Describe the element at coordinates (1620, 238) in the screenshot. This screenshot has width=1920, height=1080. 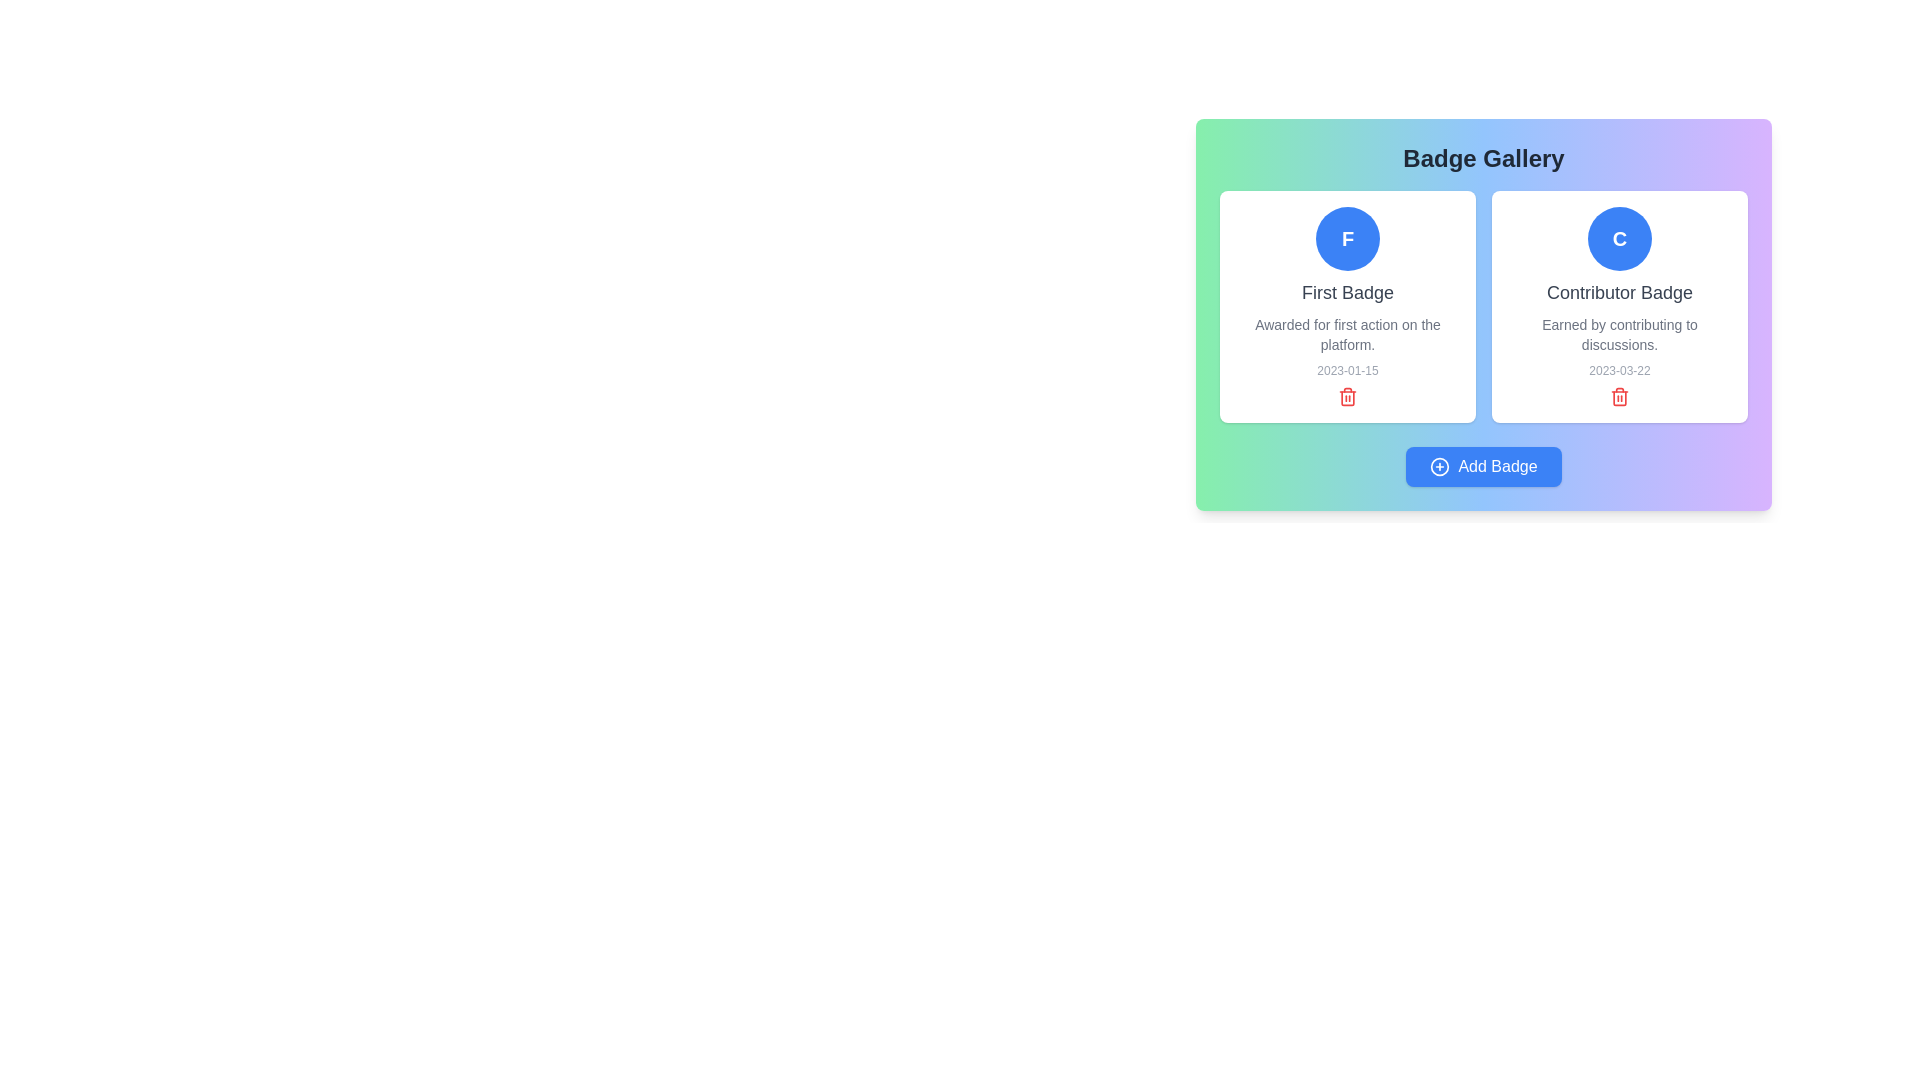
I see `the circular blue badge with the letter 'C' in white, which is located at the top-right of the 'Contributor Badge' card` at that location.